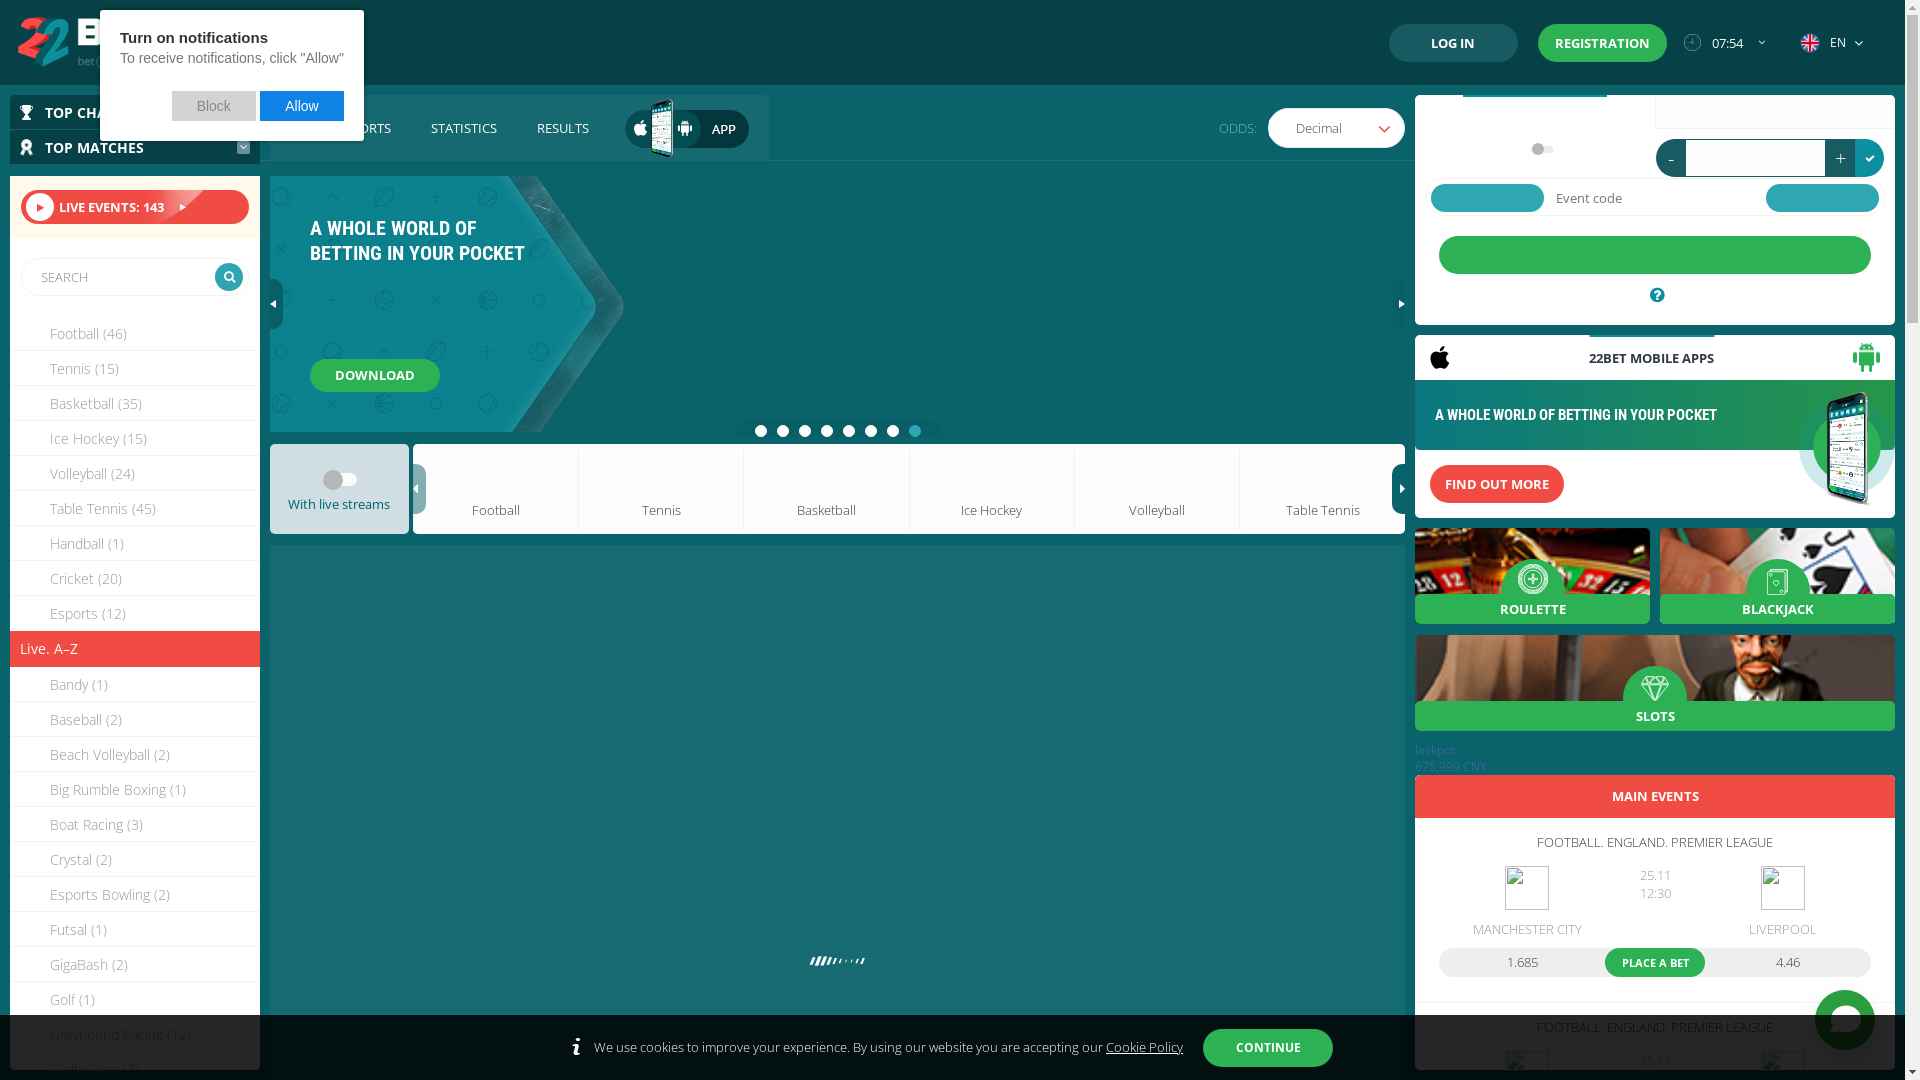 The height and width of the screenshot is (1080, 1920). What do you see at coordinates (9, 929) in the screenshot?
I see `'Futsal` at bounding box center [9, 929].